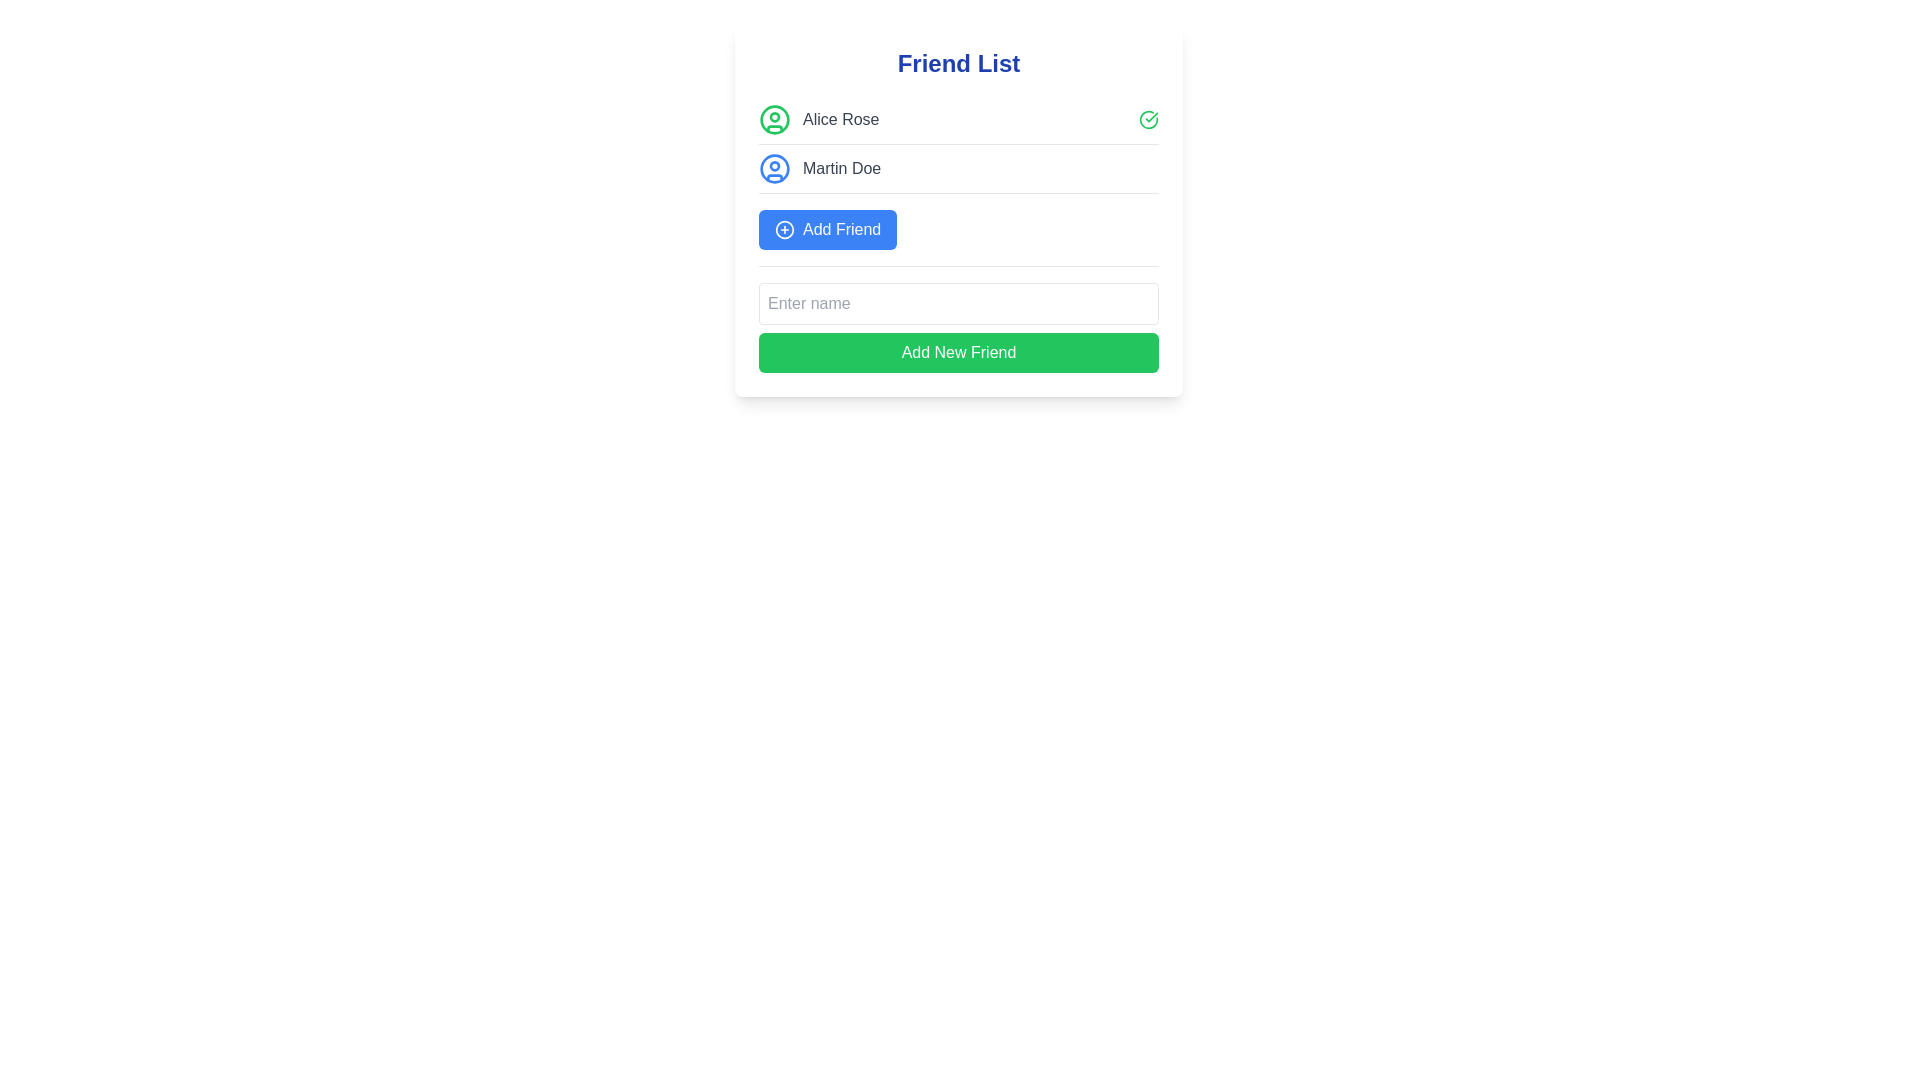  I want to click on the label displaying the name 'Alice Rose' in the friend list, which is positioned in the topmost row next to a circular user profile icon and a green circular checkmark, so click(841, 119).